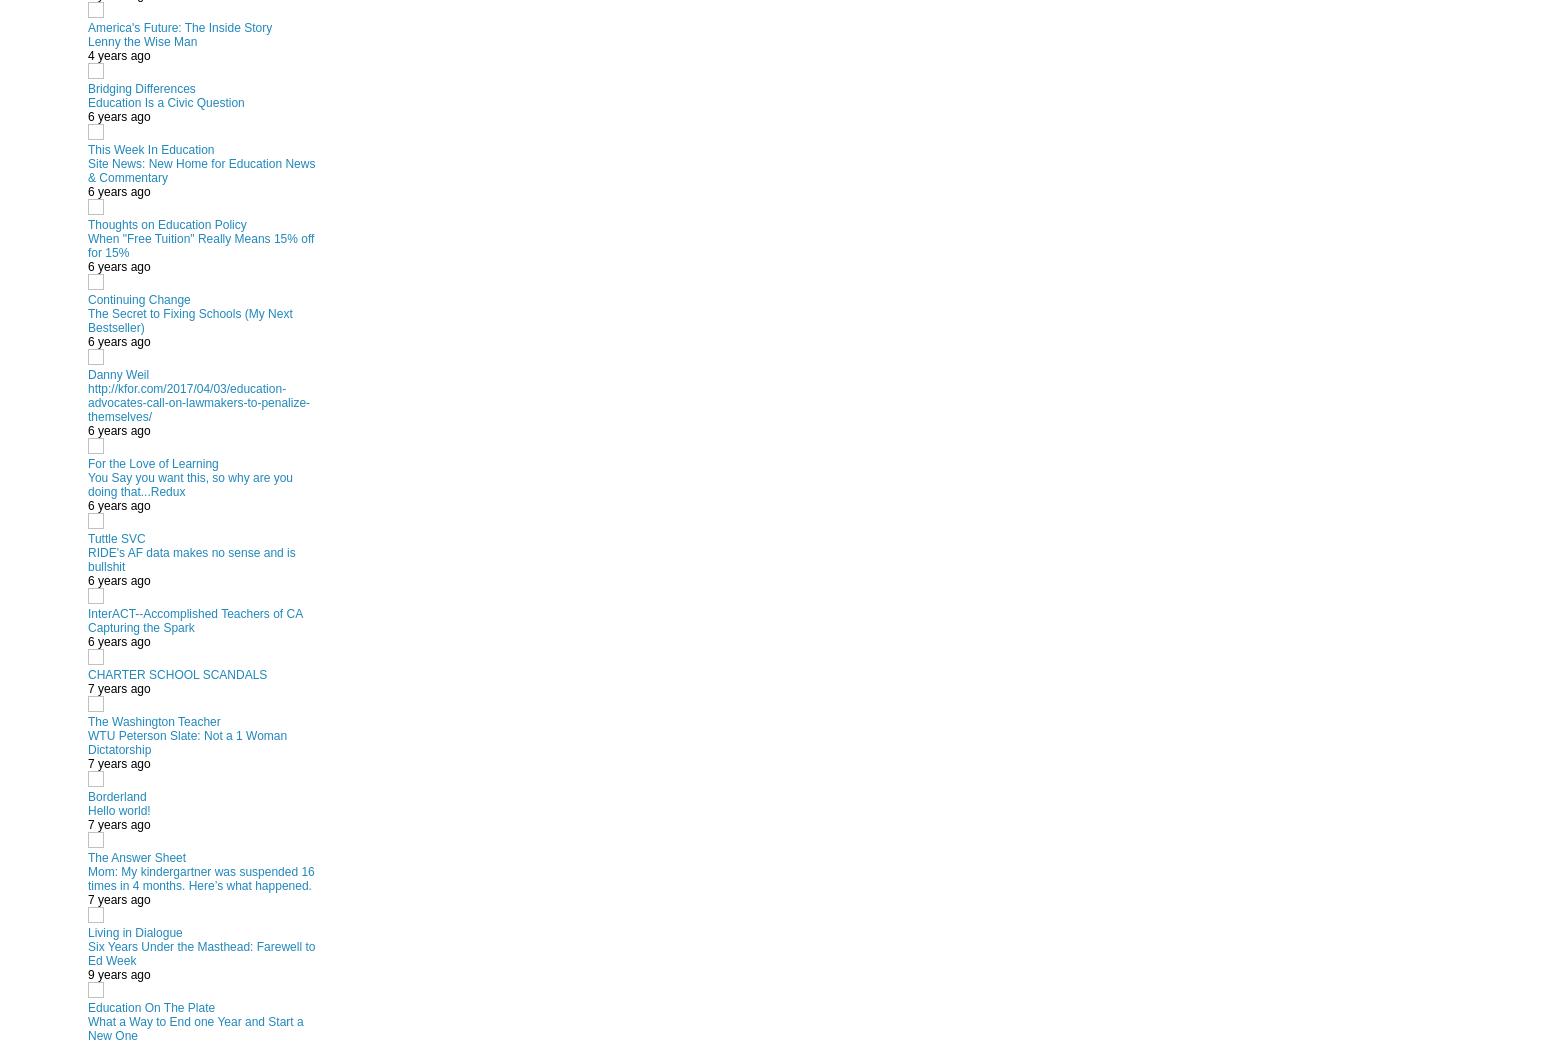  What do you see at coordinates (165, 101) in the screenshot?
I see `'Education Is a Civic Question'` at bounding box center [165, 101].